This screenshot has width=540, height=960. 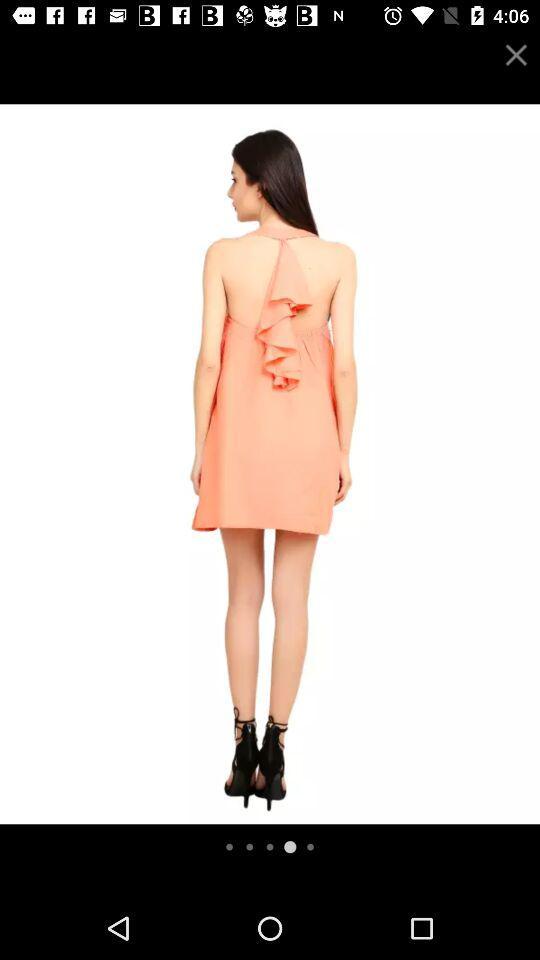 What do you see at coordinates (516, 54) in the screenshot?
I see `option` at bounding box center [516, 54].